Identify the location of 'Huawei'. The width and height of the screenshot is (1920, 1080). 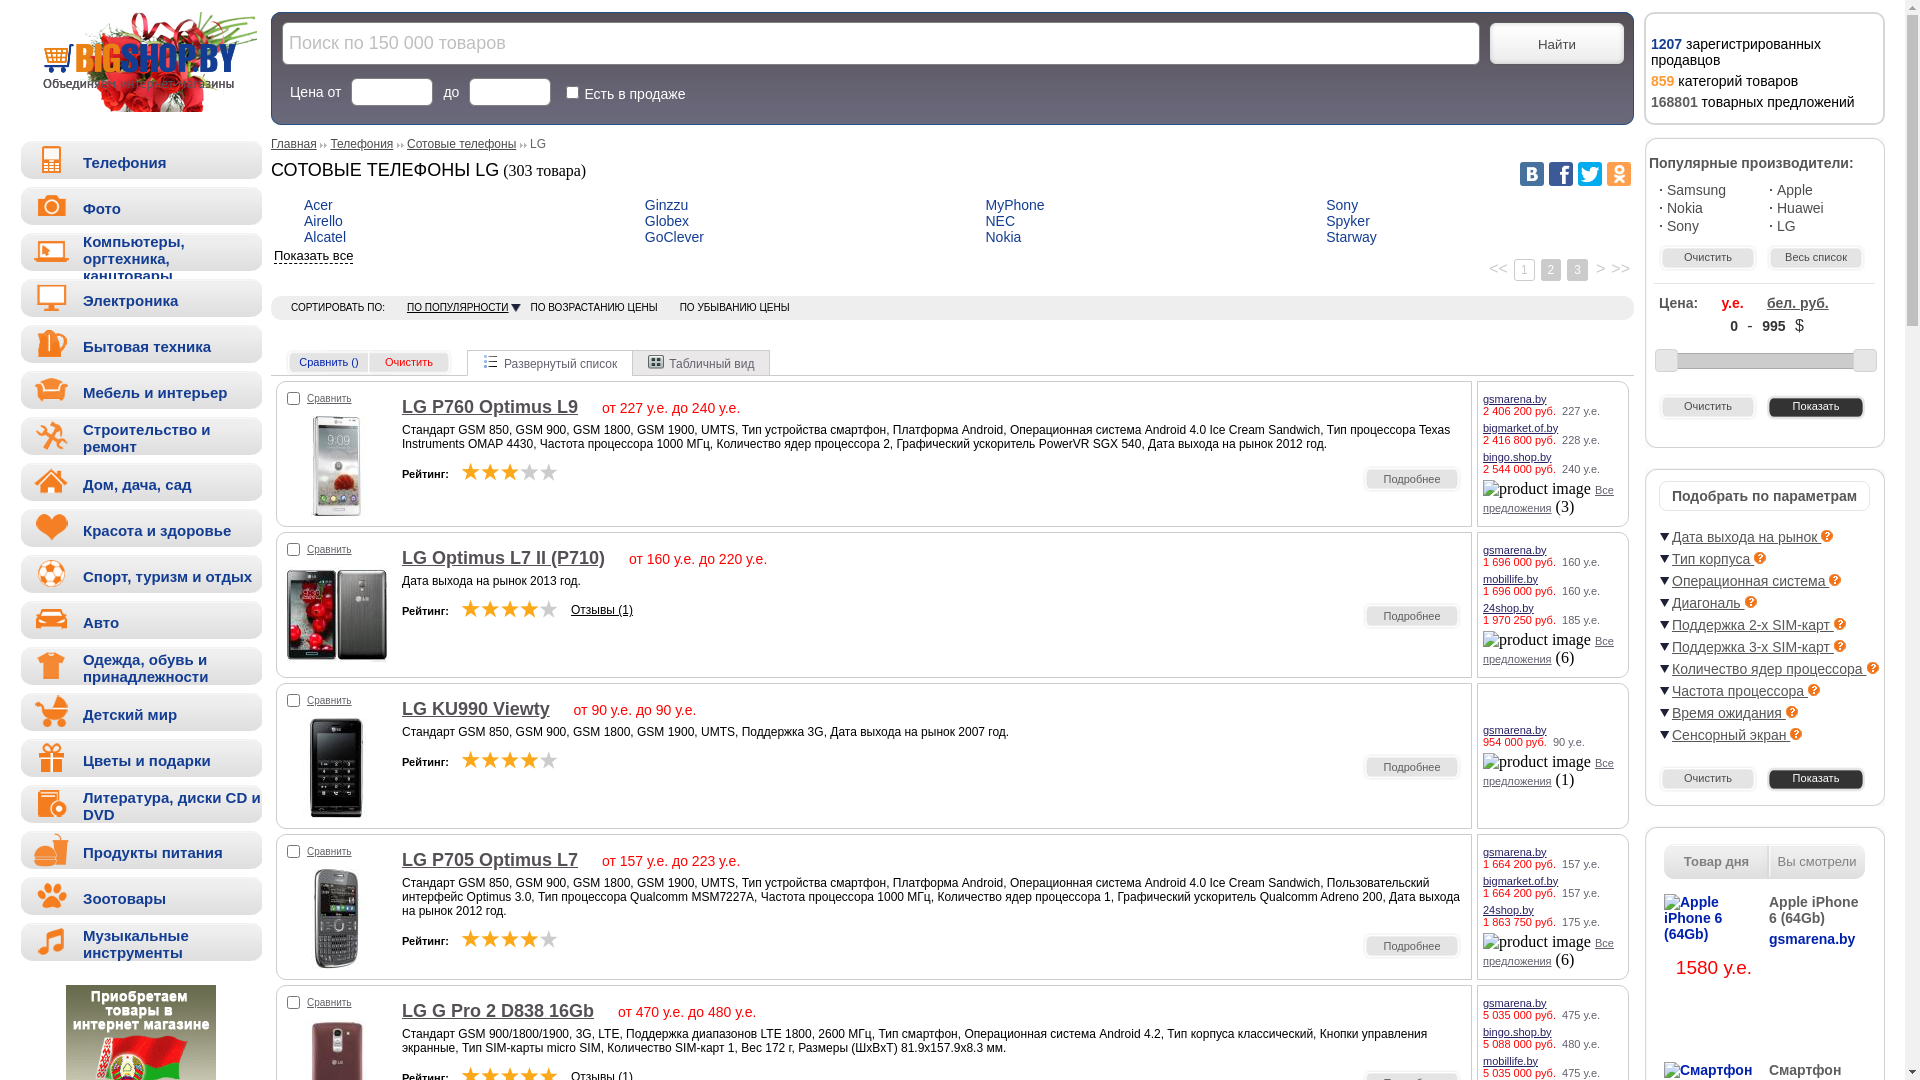
(1819, 208).